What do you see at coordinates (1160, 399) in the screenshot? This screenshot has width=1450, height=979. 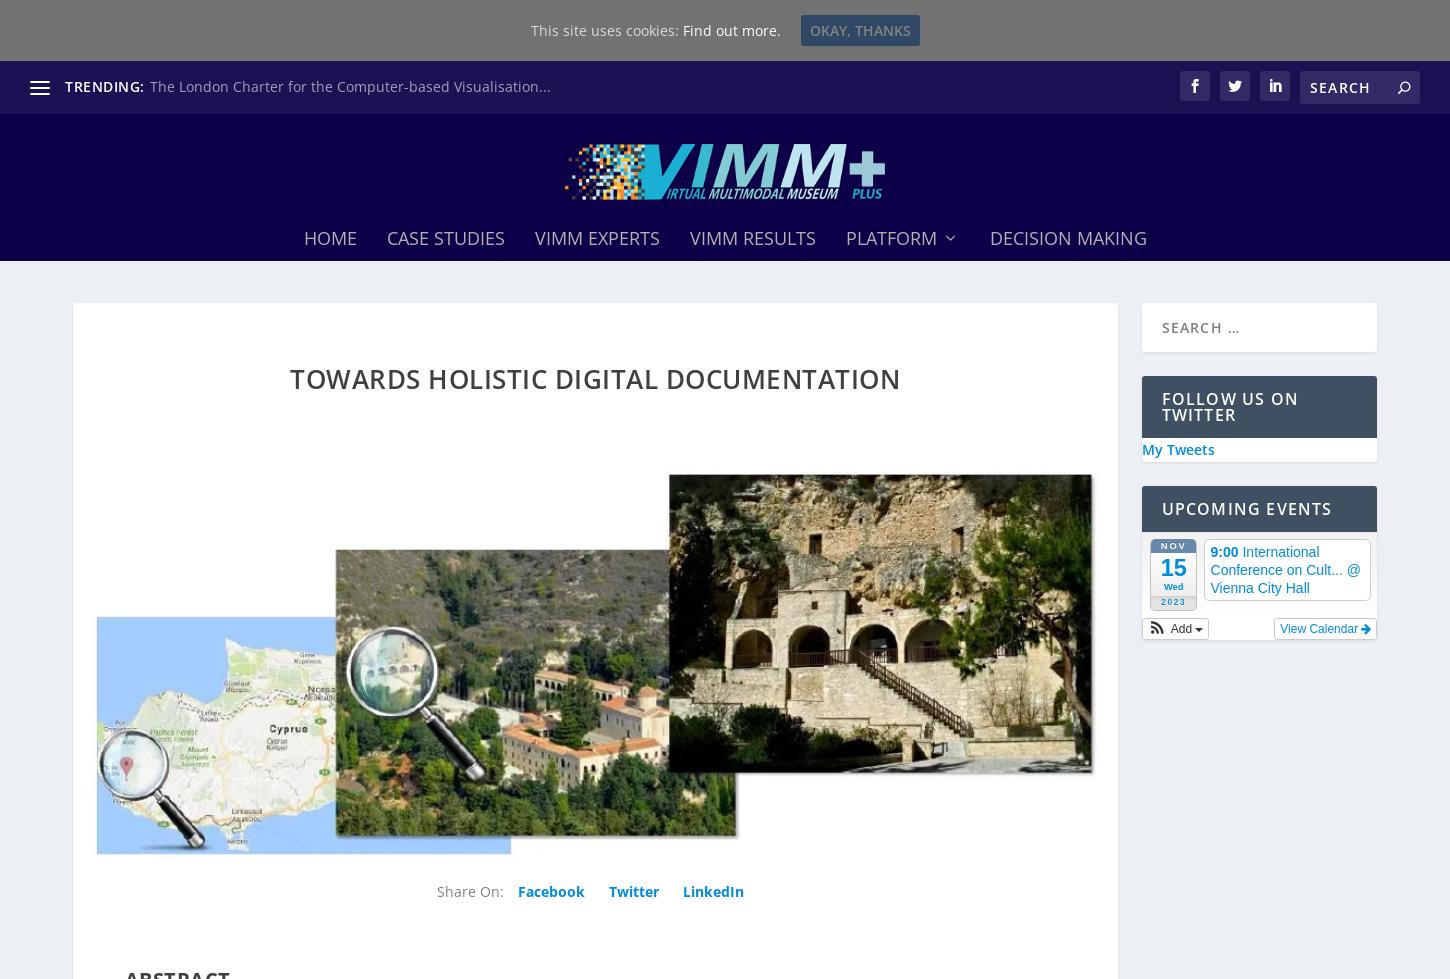 I see `'Follow us on Twitter'` at bounding box center [1160, 399].